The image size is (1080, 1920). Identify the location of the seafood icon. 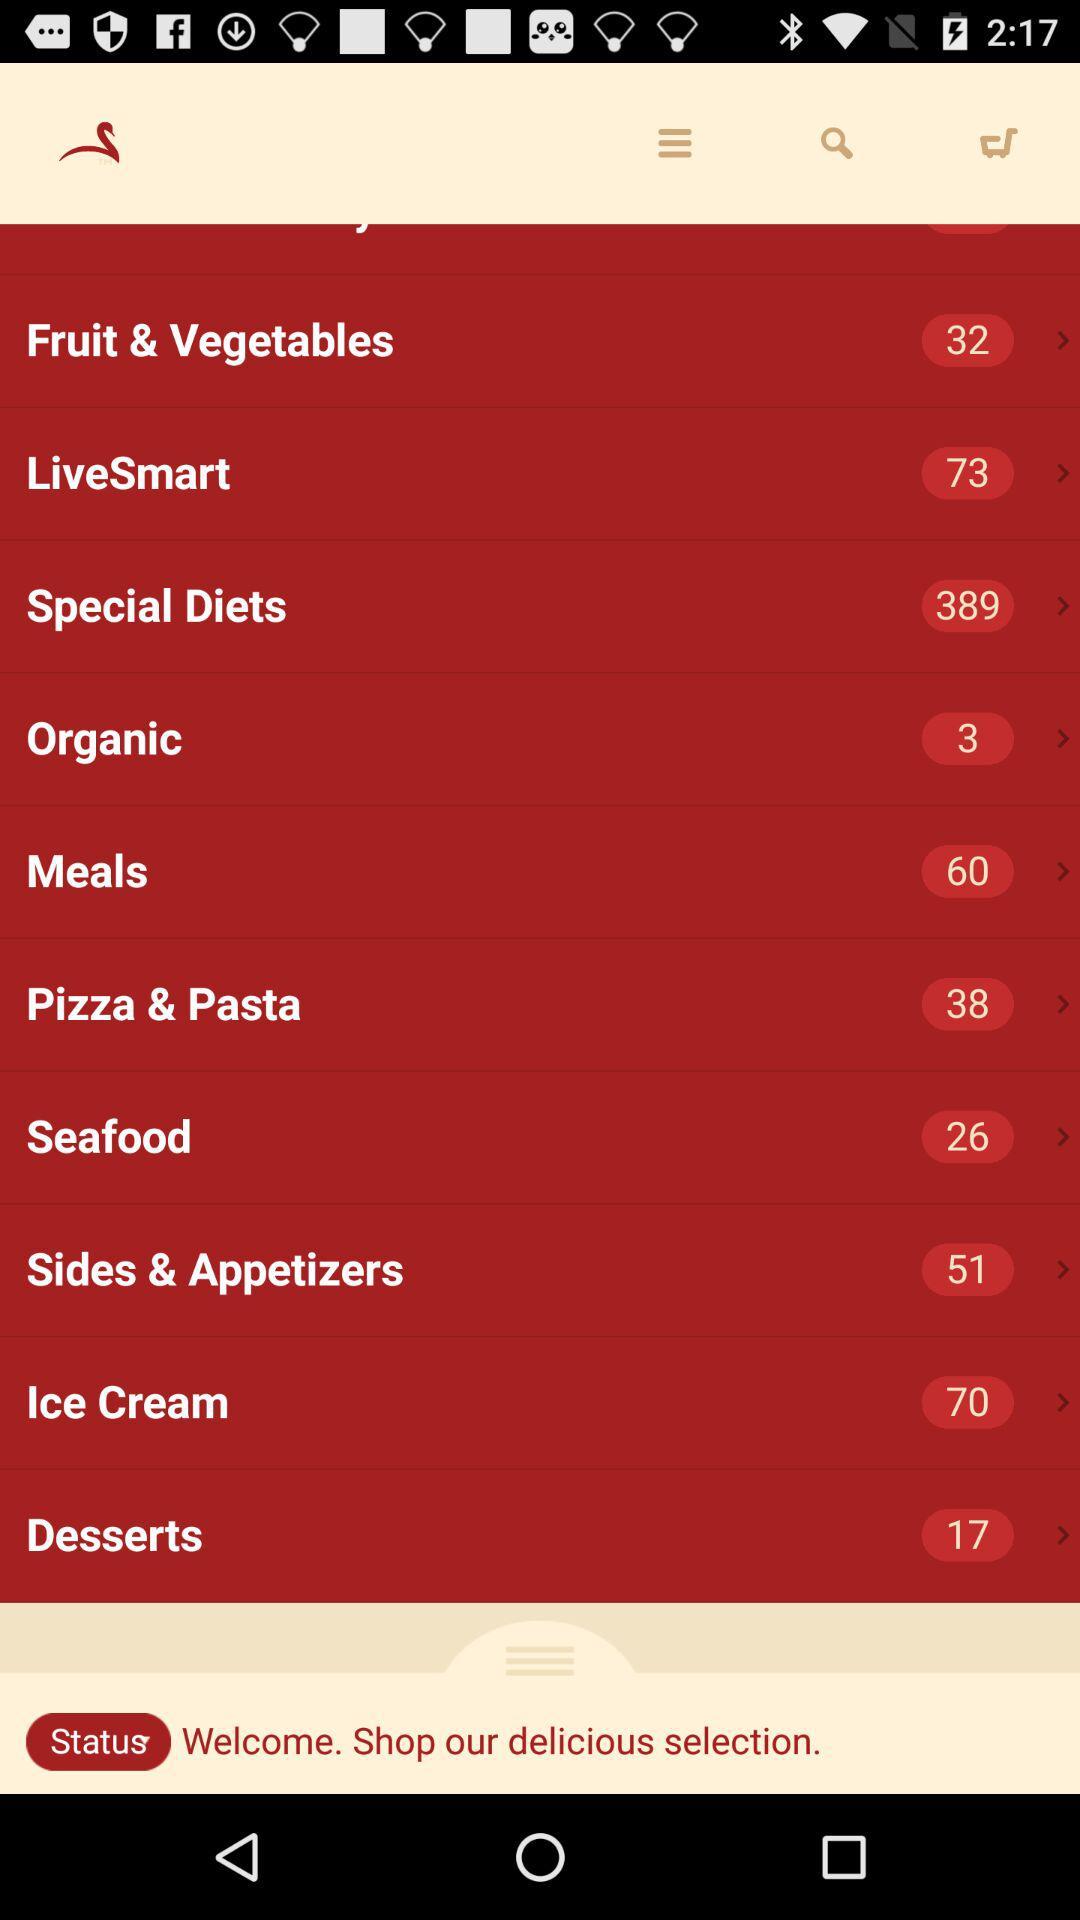
(553, 1137).